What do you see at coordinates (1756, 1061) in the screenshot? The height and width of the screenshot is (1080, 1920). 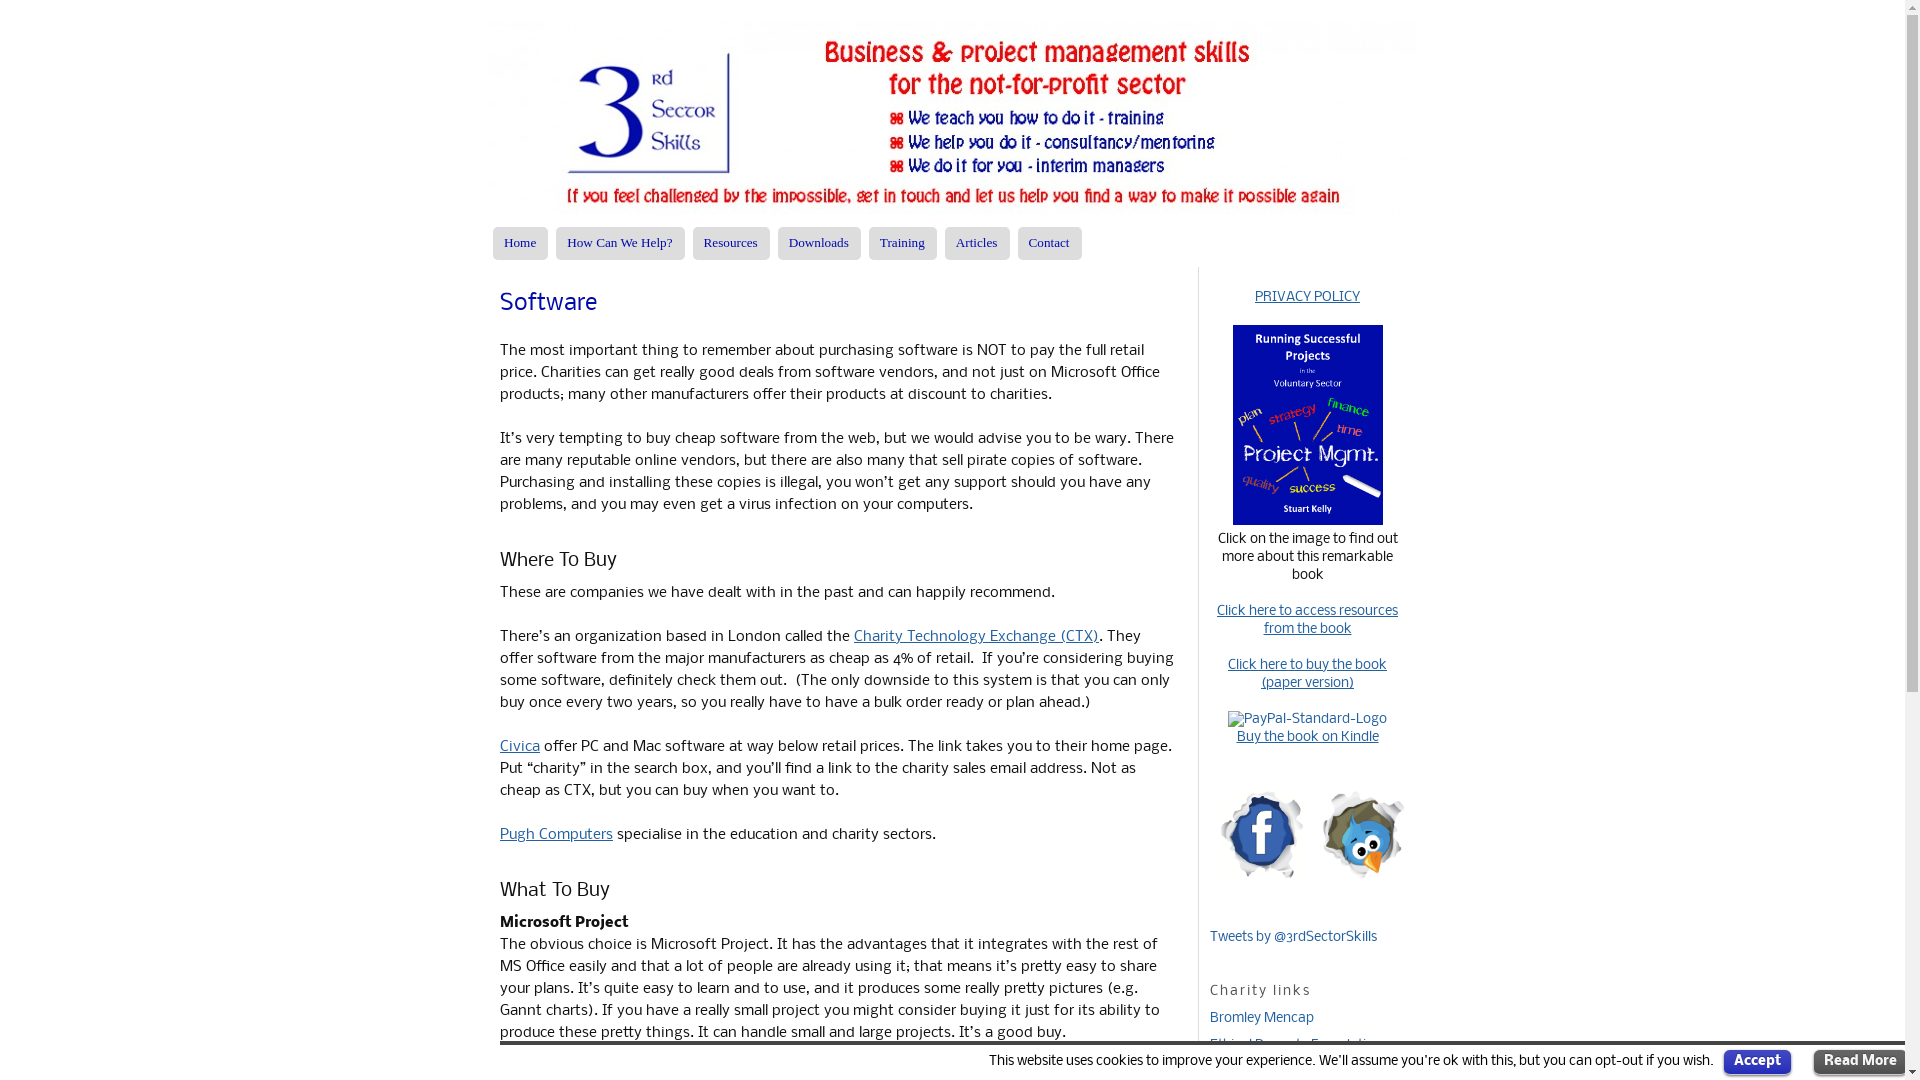 I see `'Accept'` at bounding box center [1756, 1061].